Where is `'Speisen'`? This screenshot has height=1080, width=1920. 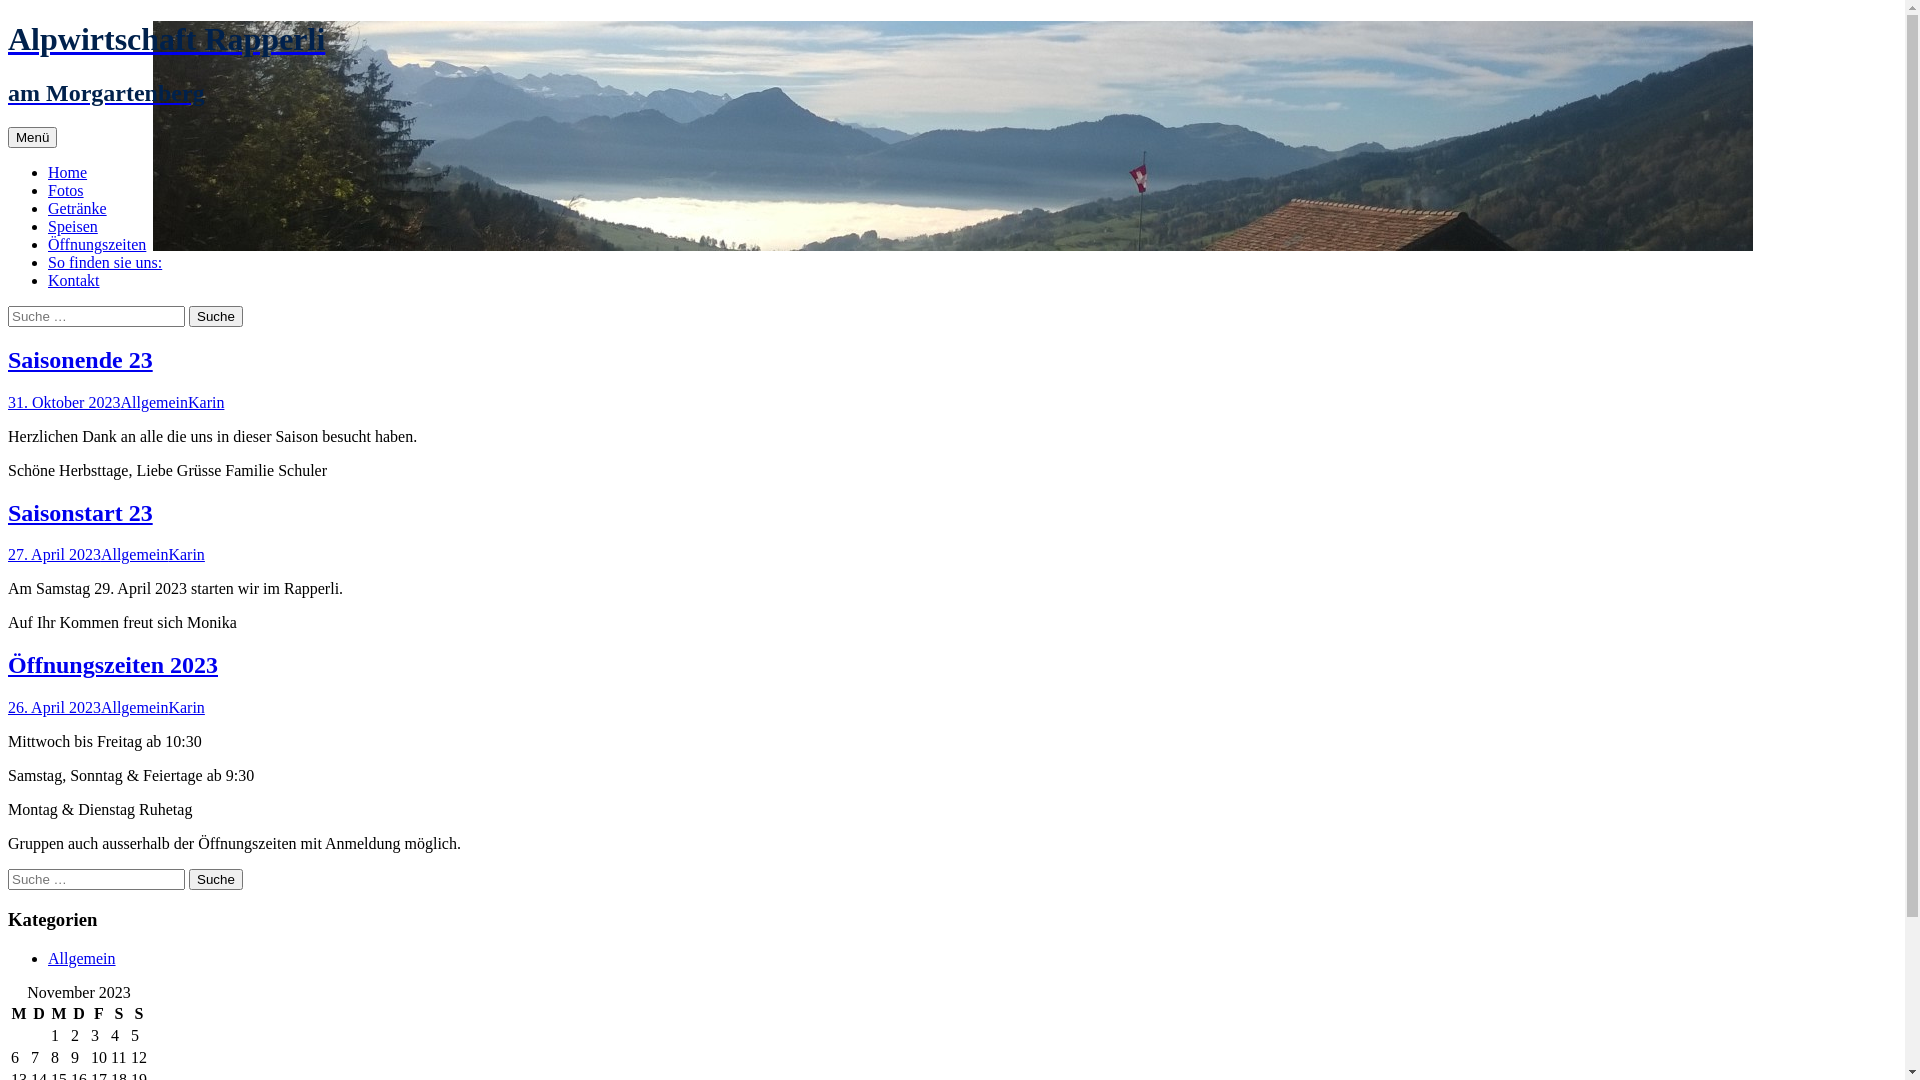 'Speisen' is located at coordinates (72, 225).